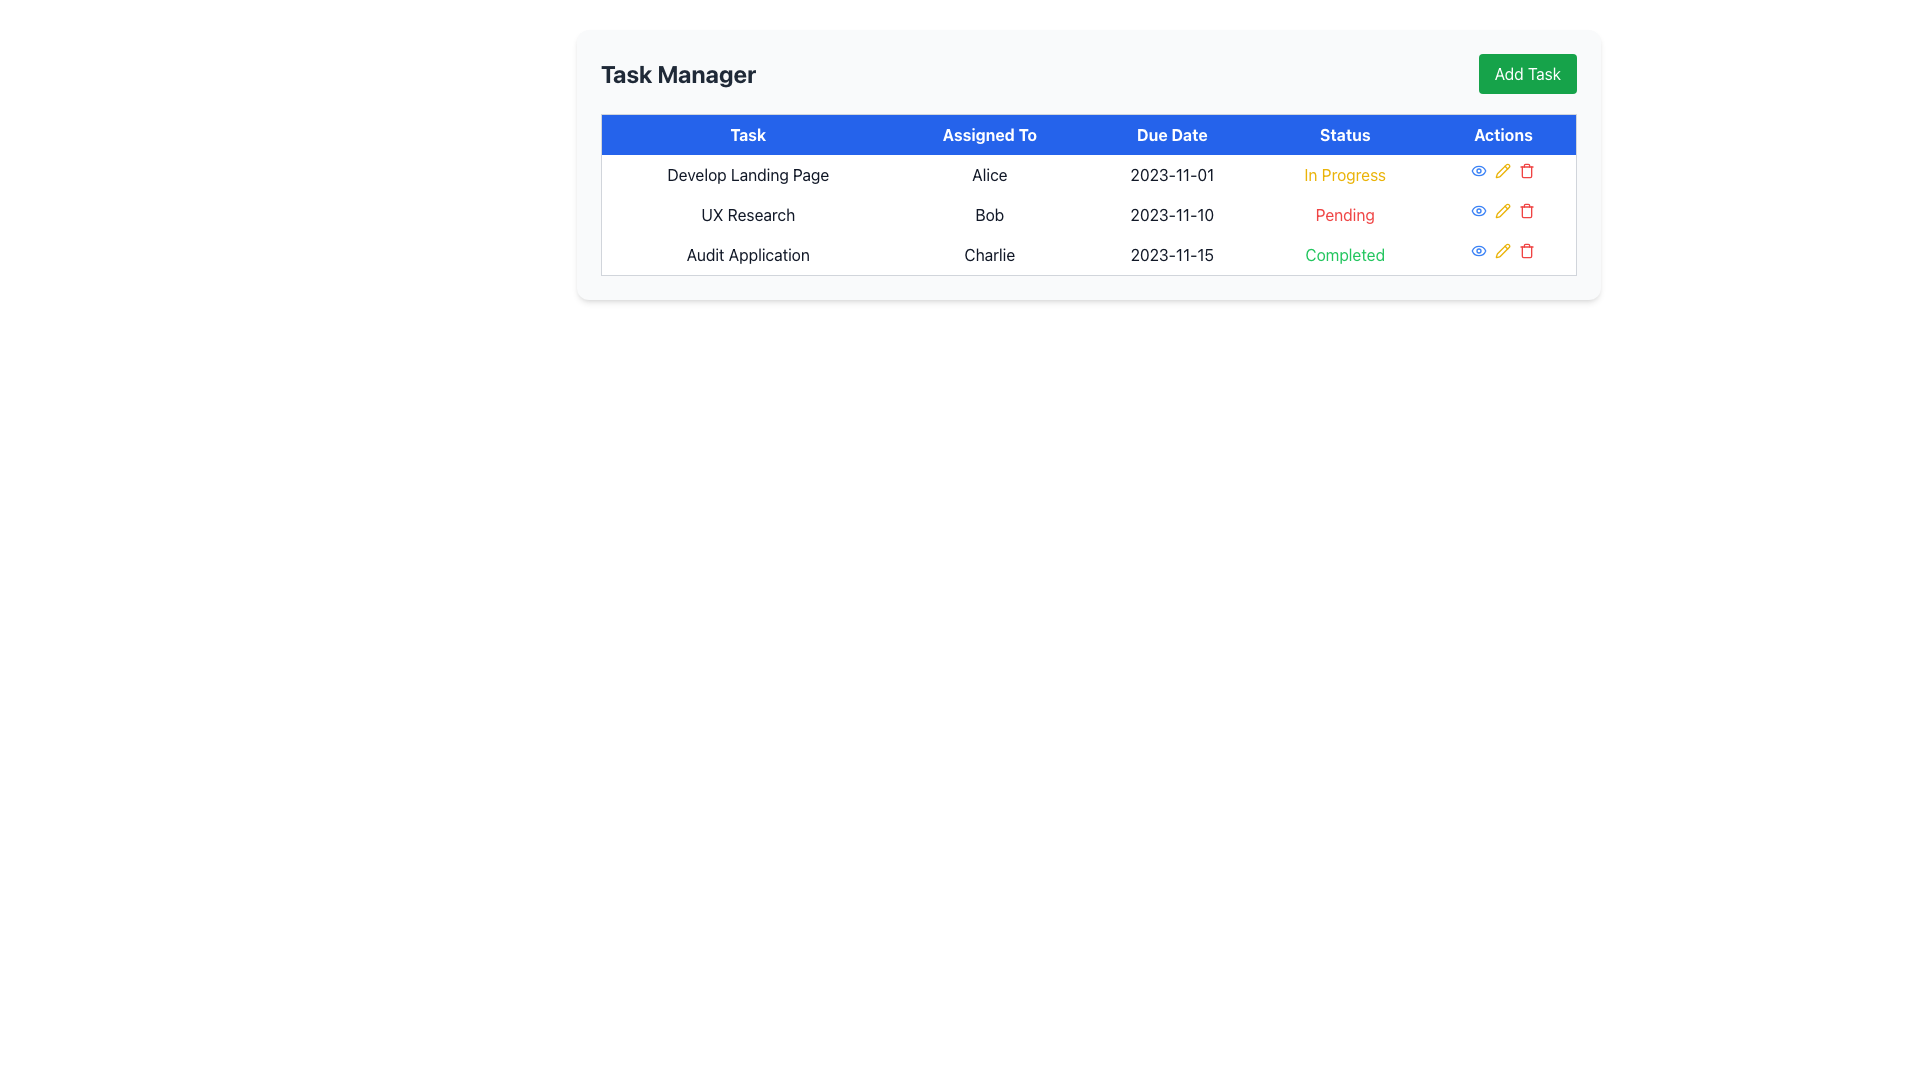 This screenshot has height=1080, width=1920. I want to click on the edit button located in the 'Audit Application' row of the actions group, specifically the second icon from the left, so click(1503, 249).